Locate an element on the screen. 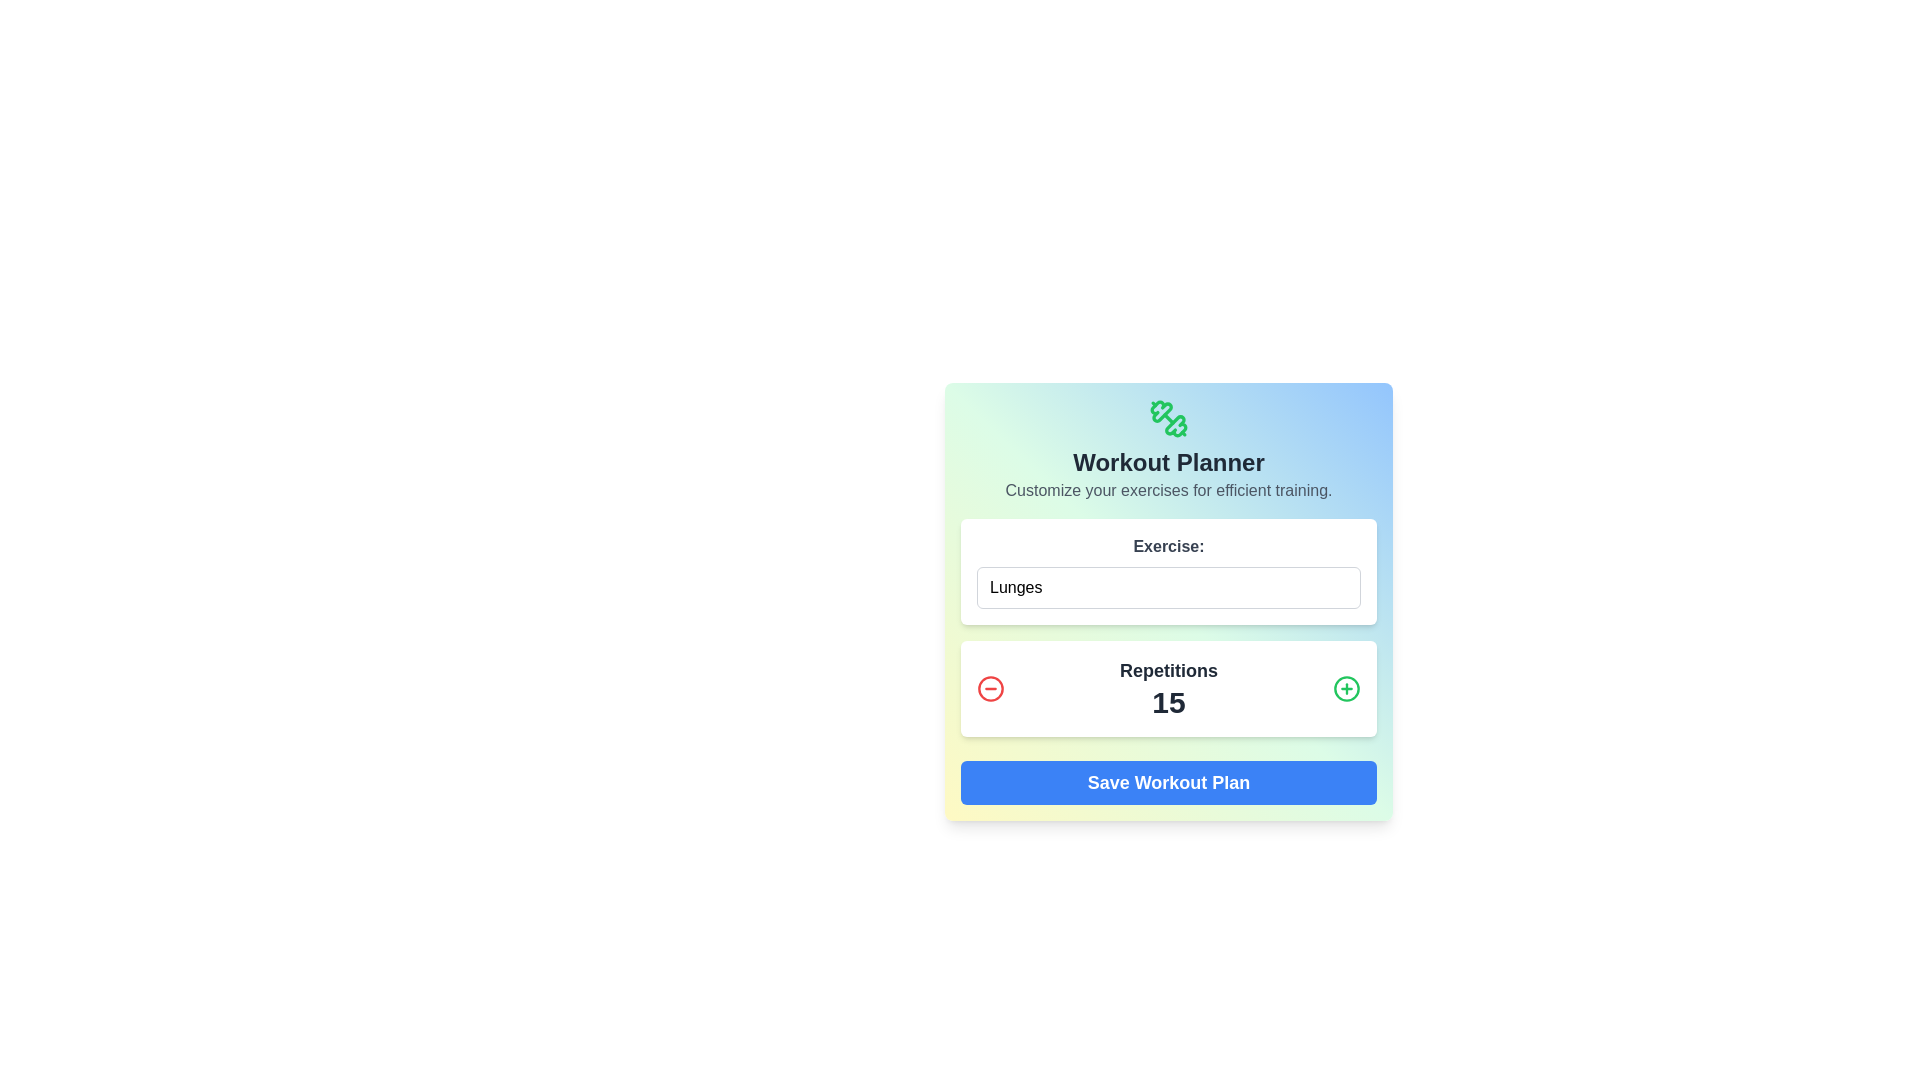 The height and width of the screenshot is (1080, 1920). the button to decrement the repetition count located inside the 'Repetitions' section, adjacent to the prominently styled text '15' is located at coordinates (990, 688).